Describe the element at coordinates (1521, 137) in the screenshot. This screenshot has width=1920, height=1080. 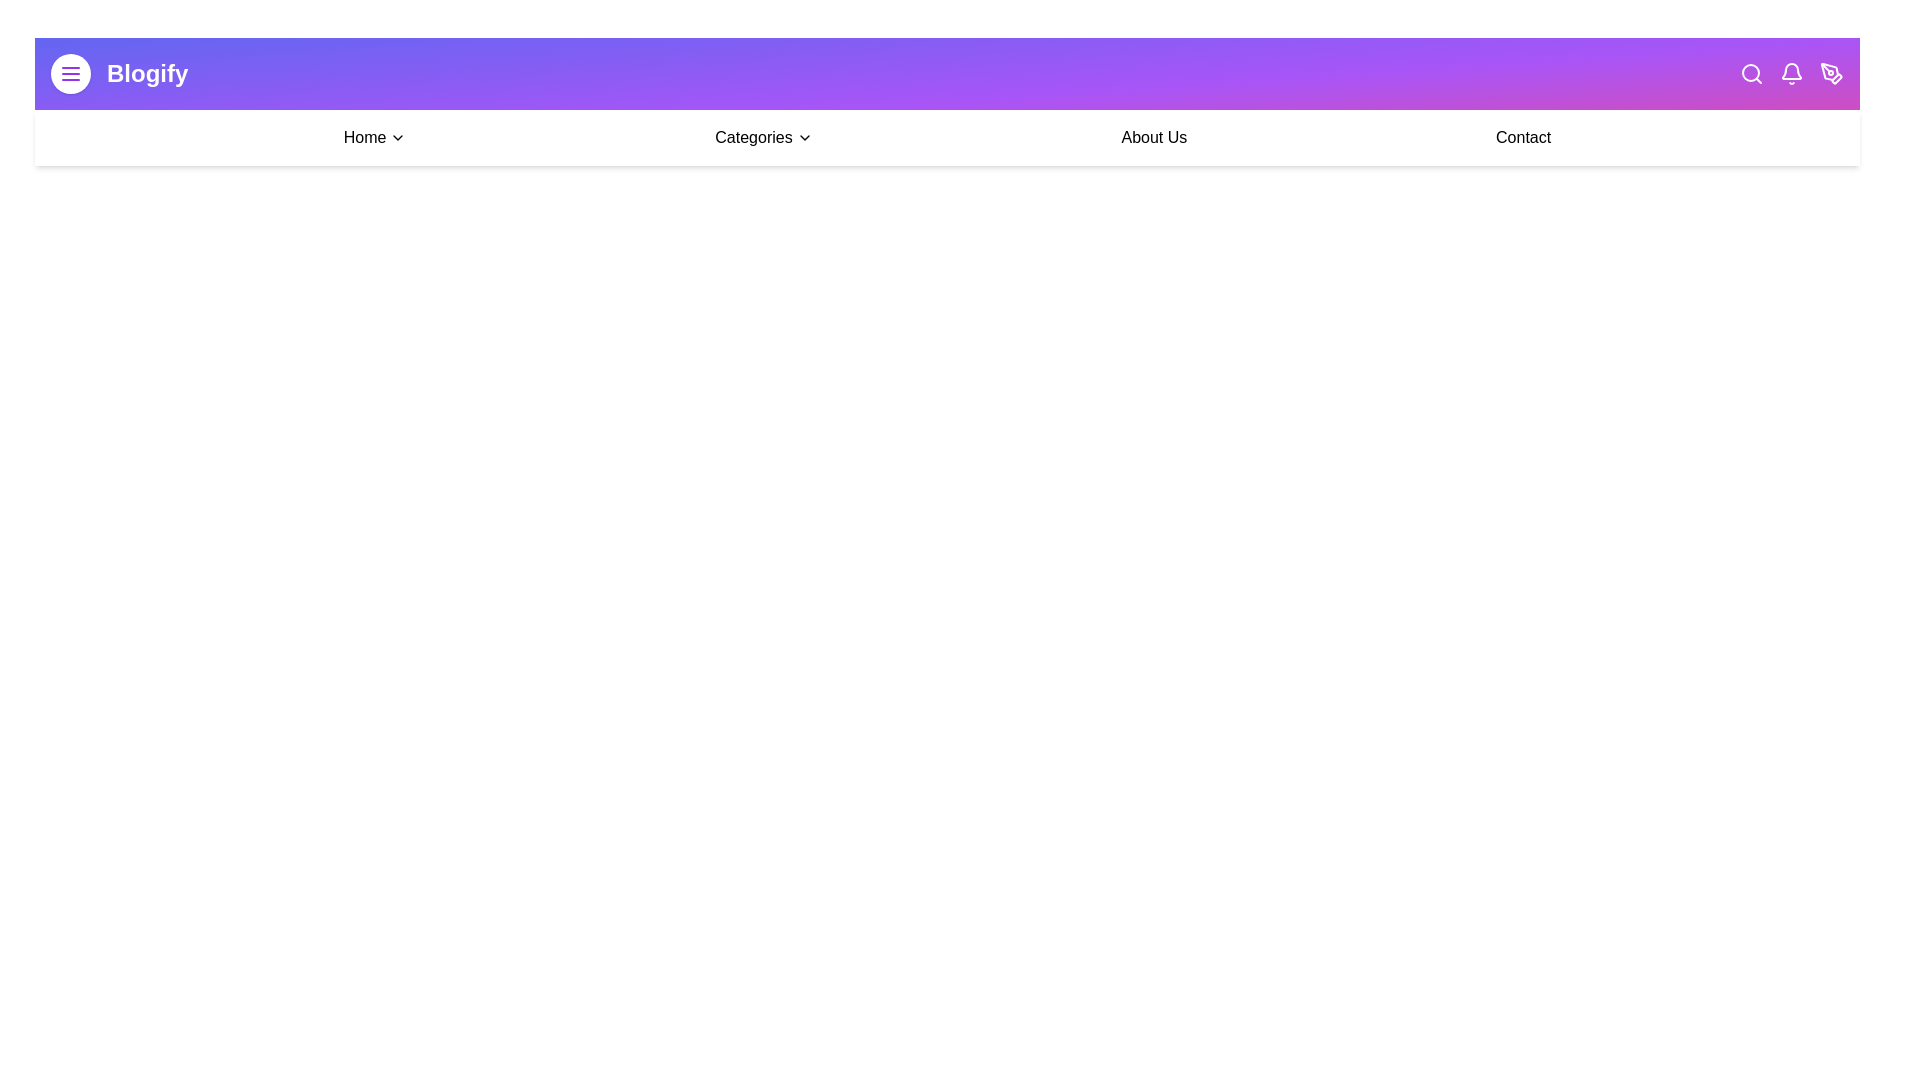
I see `the 'Contact' link in the navigation bar` at that location.